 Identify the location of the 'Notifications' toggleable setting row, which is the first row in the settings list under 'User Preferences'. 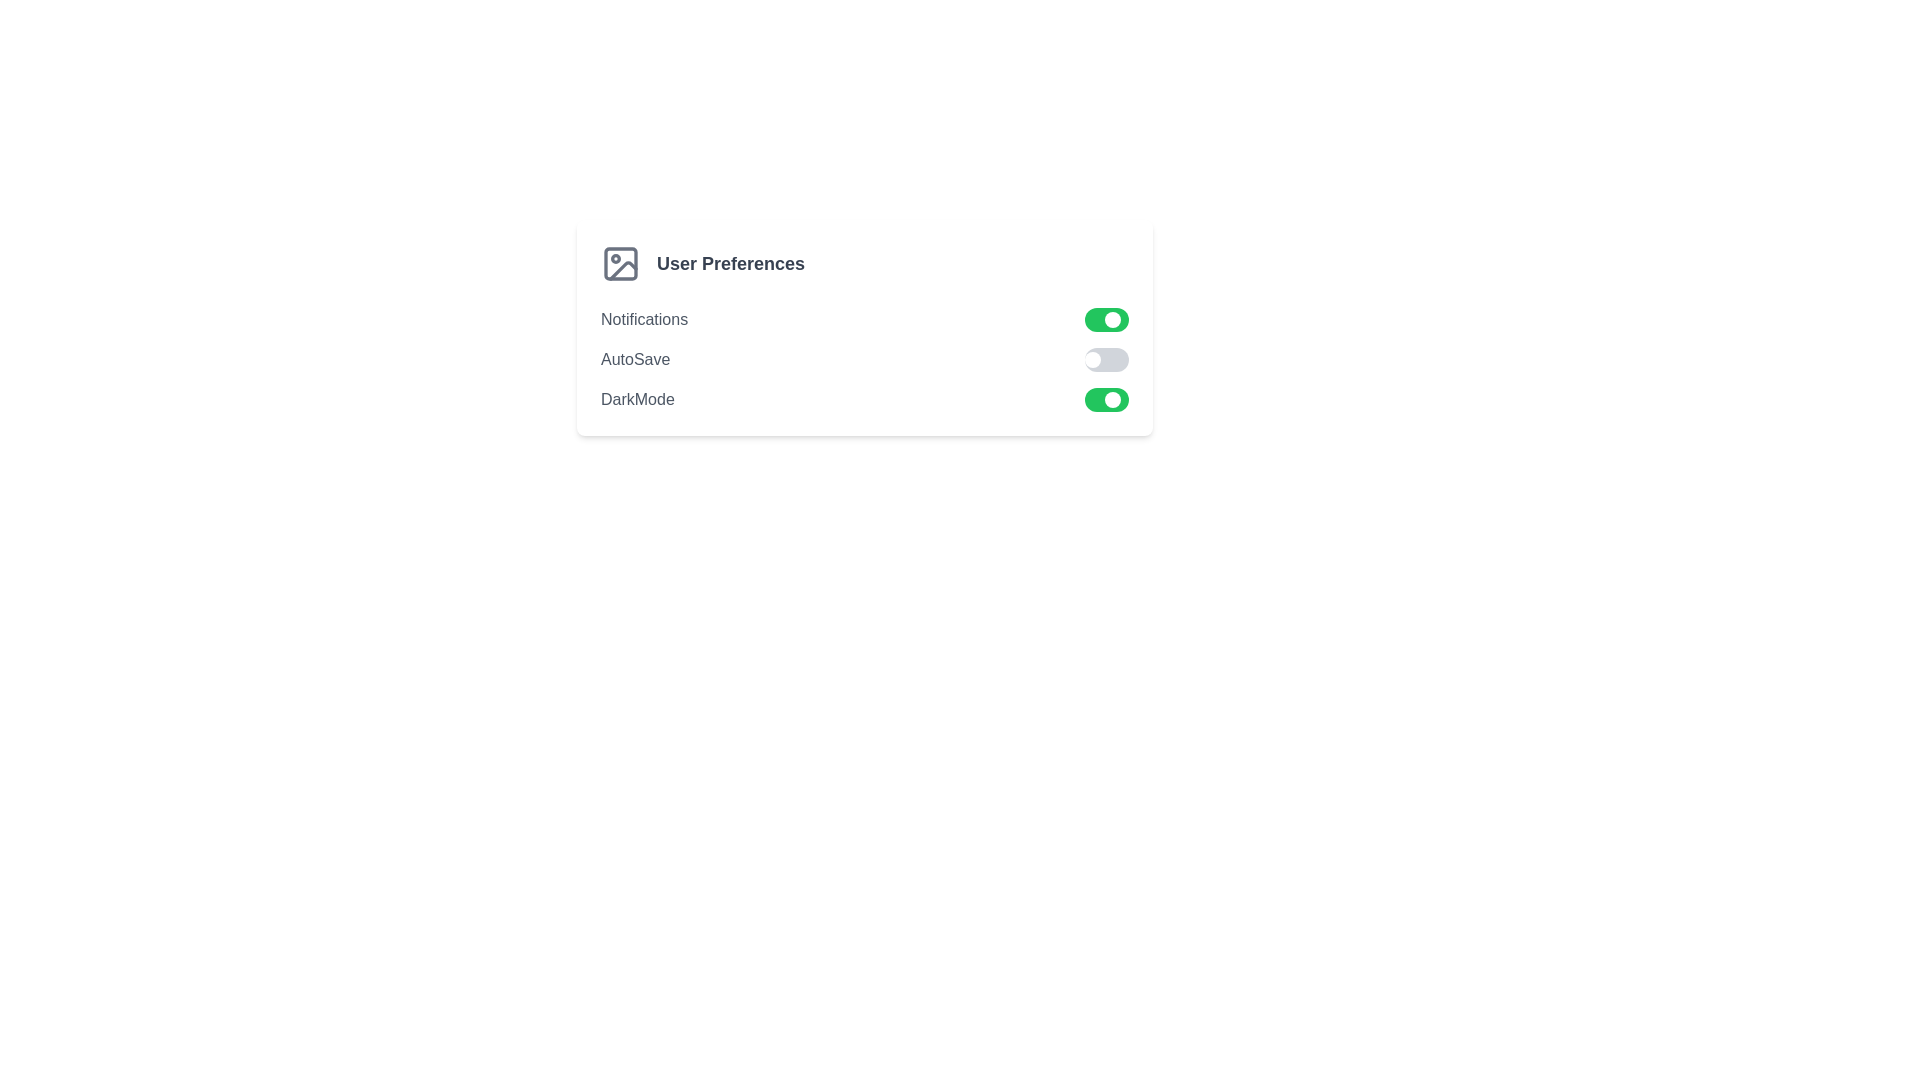
(864, 319).